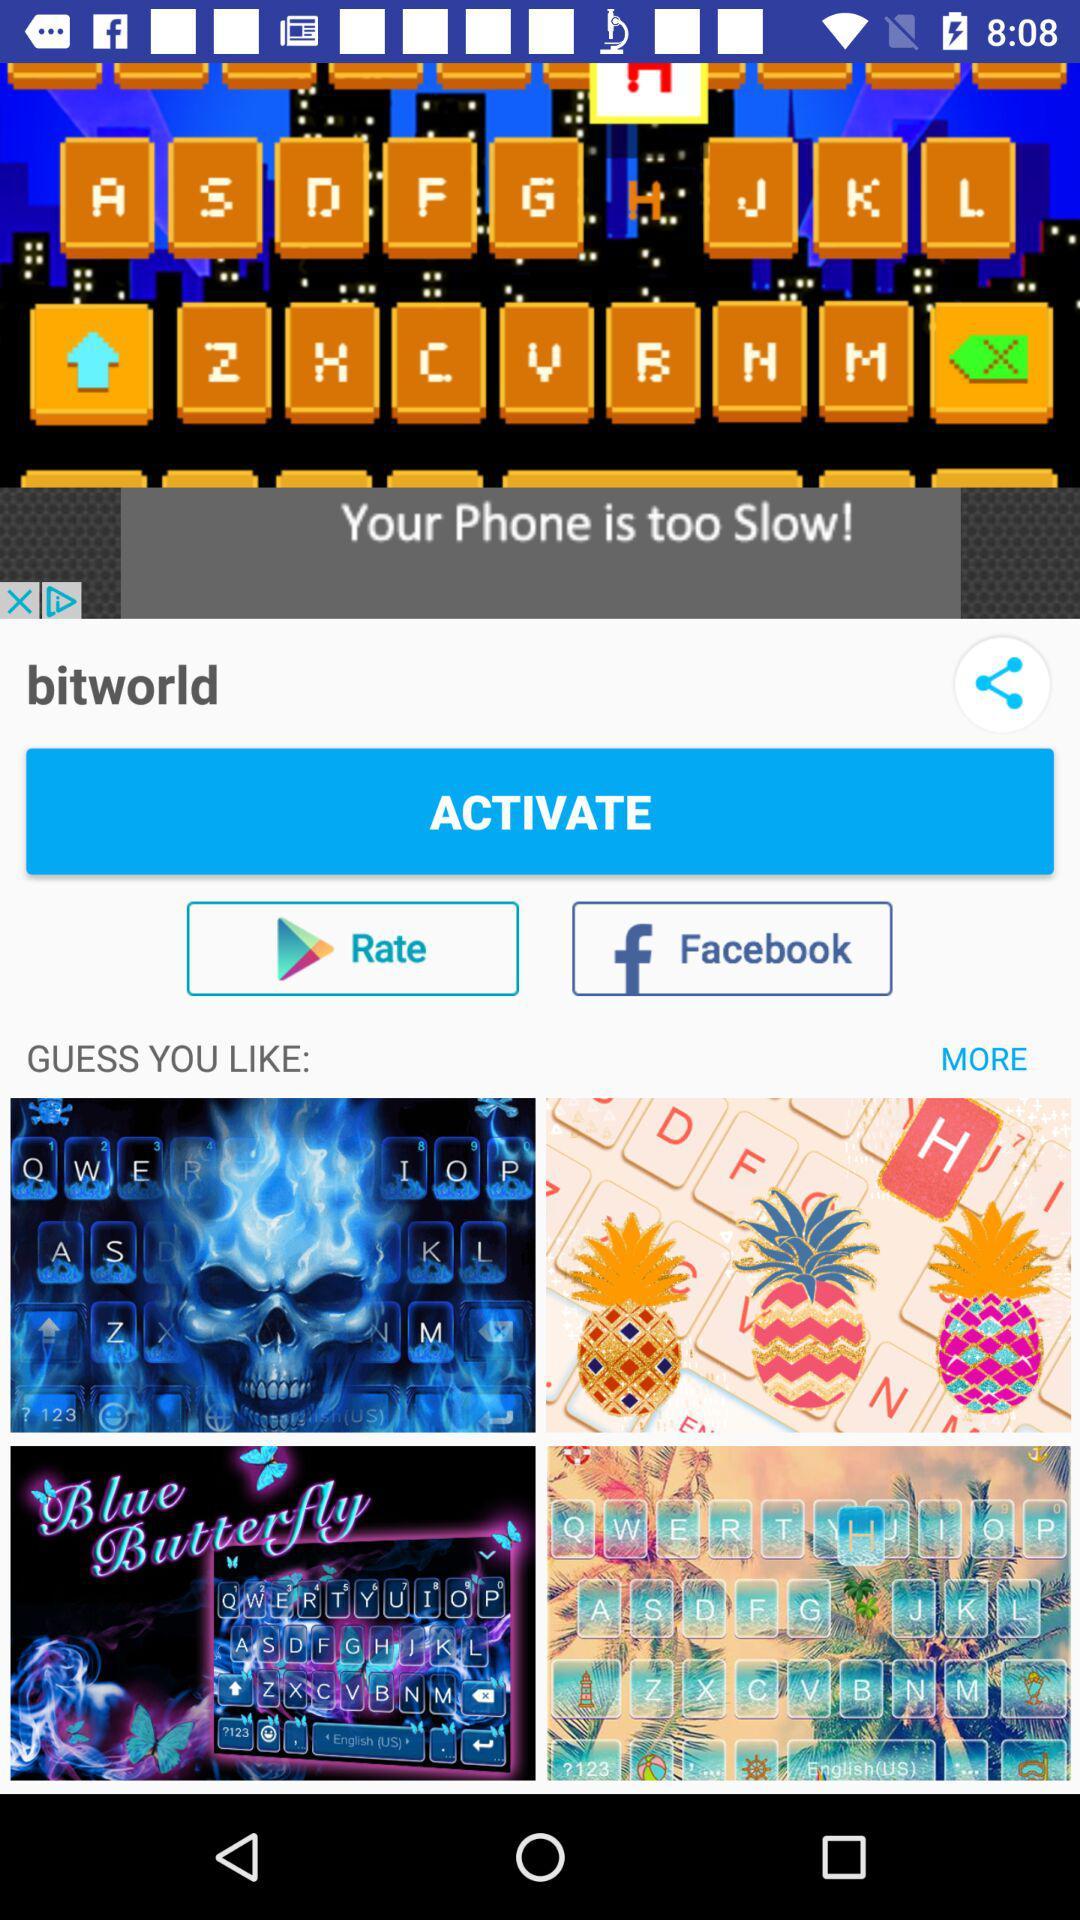 The height and width of the screenshot is (1920, 1080). Describe the element at coordinates (1002, 683) in the screenshot. I see `the item above the activate` at that location.